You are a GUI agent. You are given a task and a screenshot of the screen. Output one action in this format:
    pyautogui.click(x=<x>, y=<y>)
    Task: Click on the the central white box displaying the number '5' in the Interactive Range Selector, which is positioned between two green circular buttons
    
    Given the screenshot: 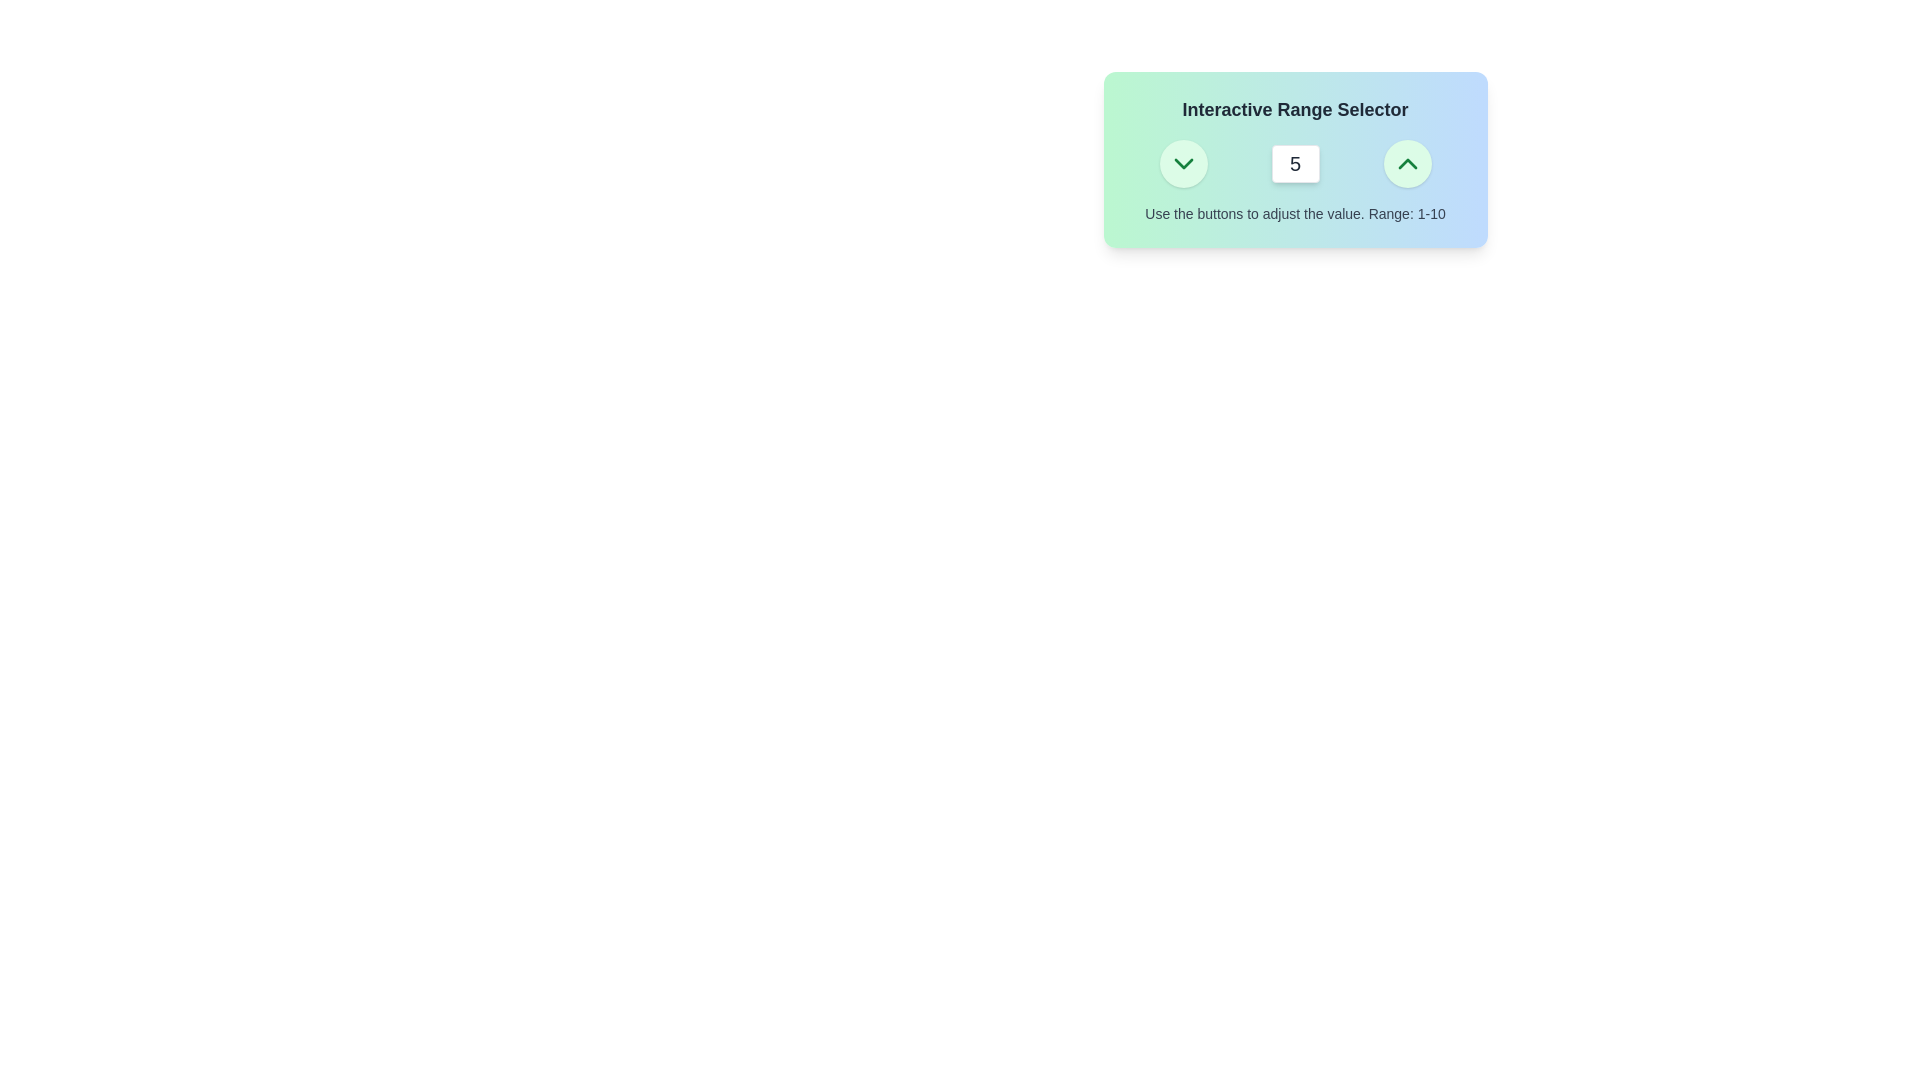 What is the action you would take?
    pyautogui.click(x=1295, y=163)
    